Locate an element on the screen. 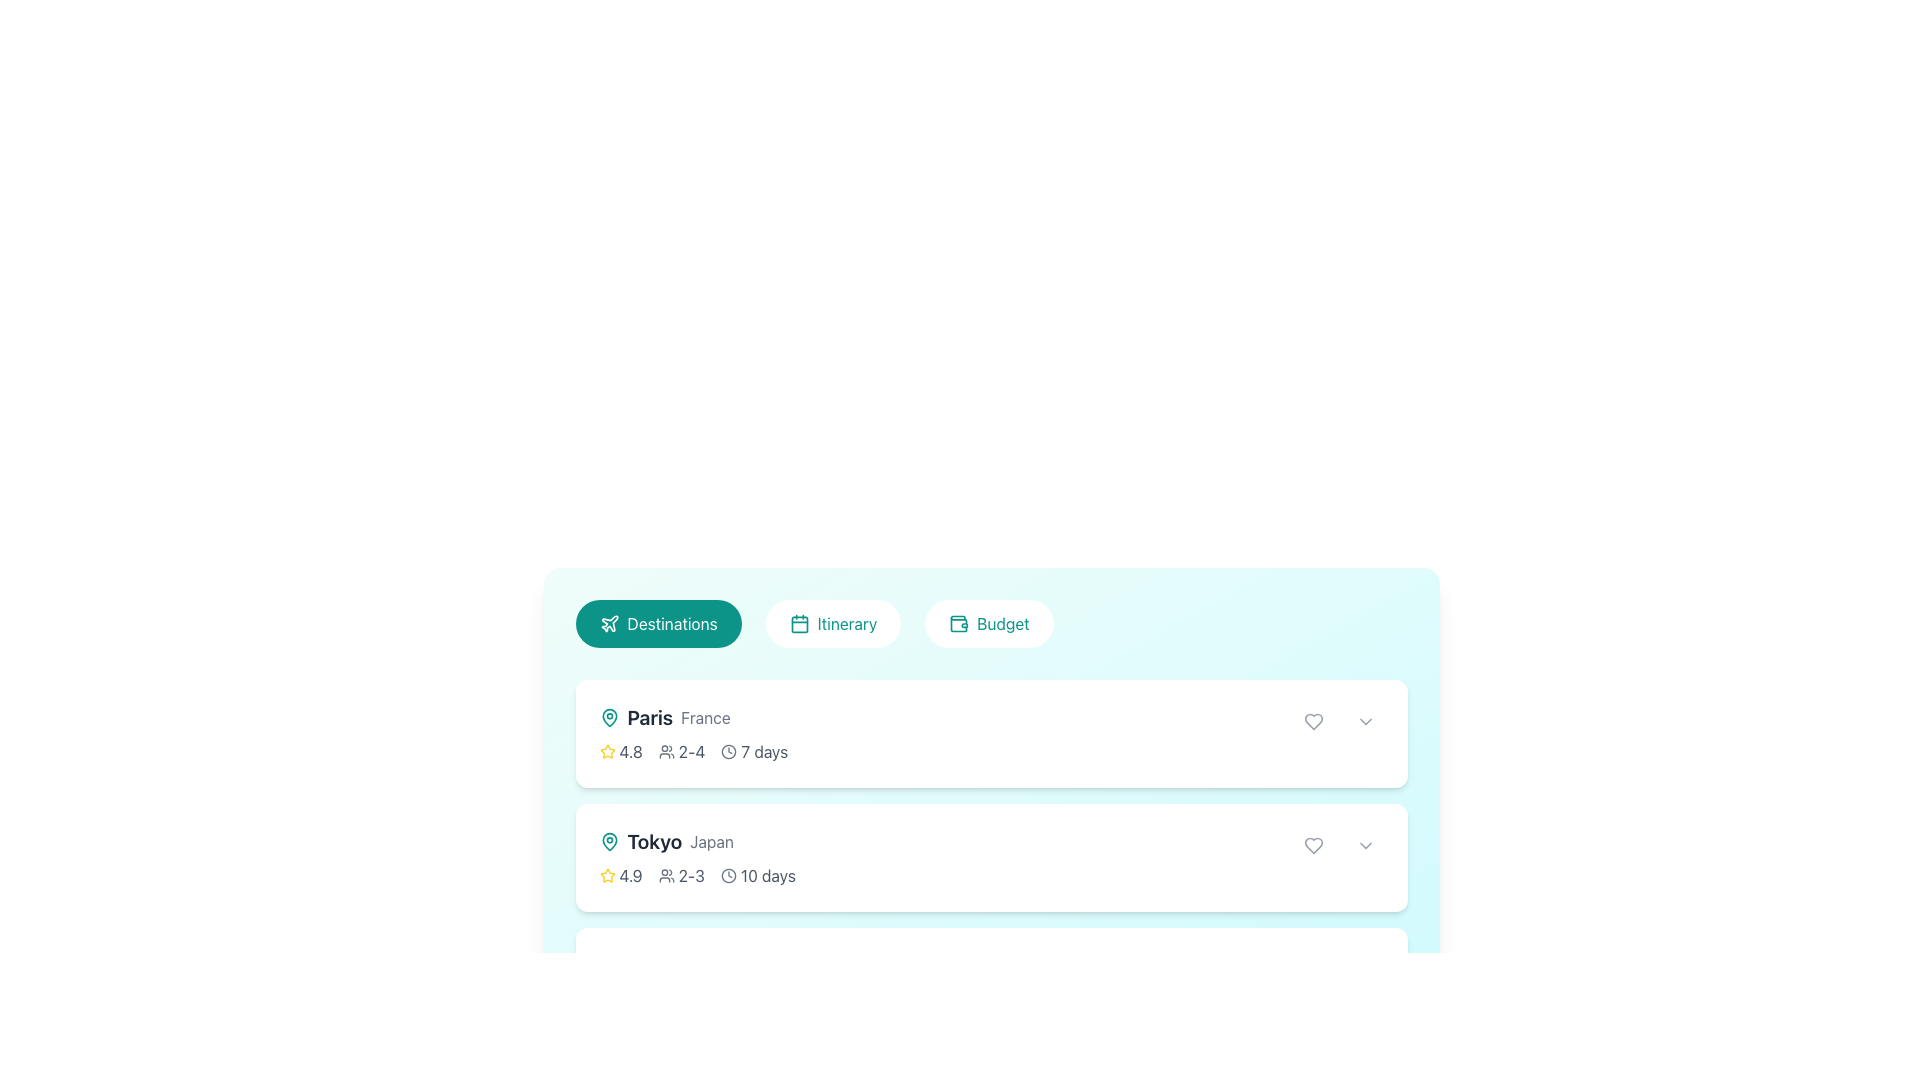 This screenshot has height=1080, width=1920. the text label displaying '2-4' styled in gray, which is part of the attendance information line below the title 'Paris' is located at coordinates (691, 752).